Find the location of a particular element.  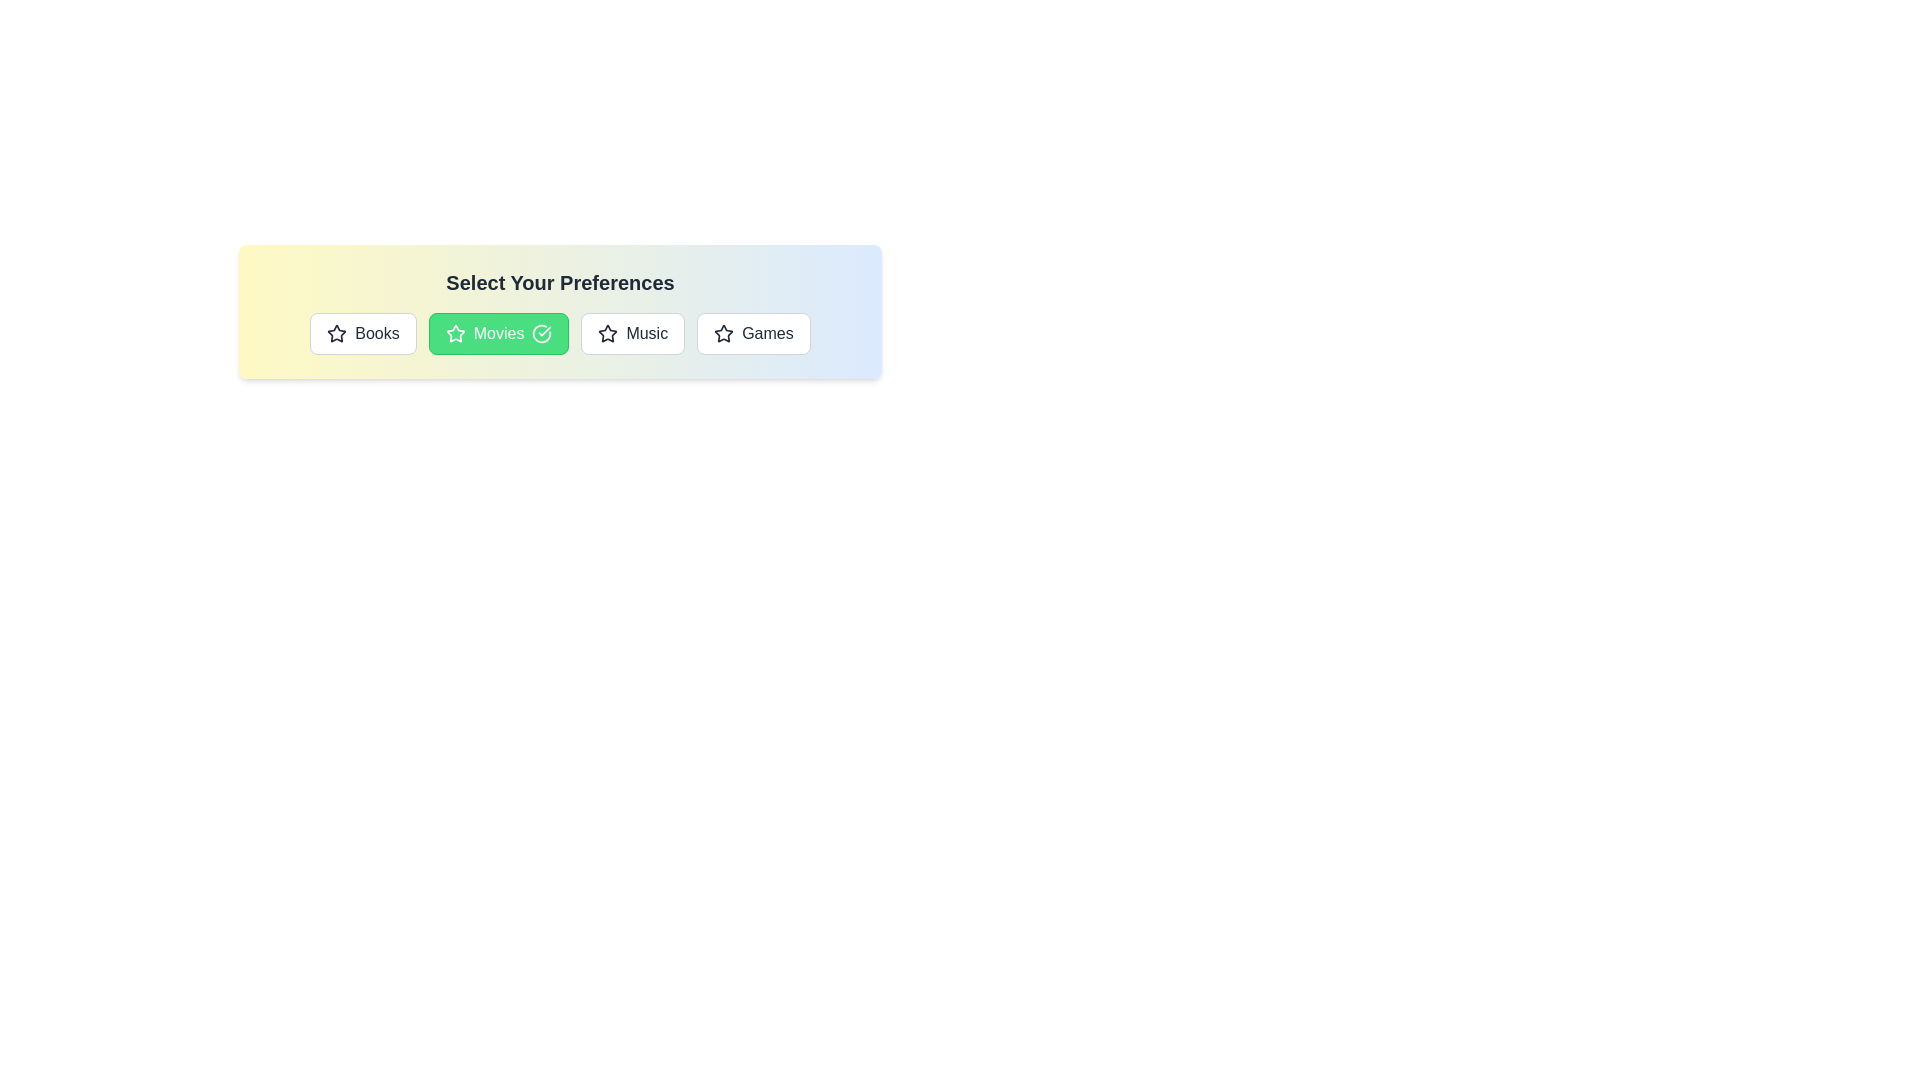

the category Music is located at coordinates (632, 333).